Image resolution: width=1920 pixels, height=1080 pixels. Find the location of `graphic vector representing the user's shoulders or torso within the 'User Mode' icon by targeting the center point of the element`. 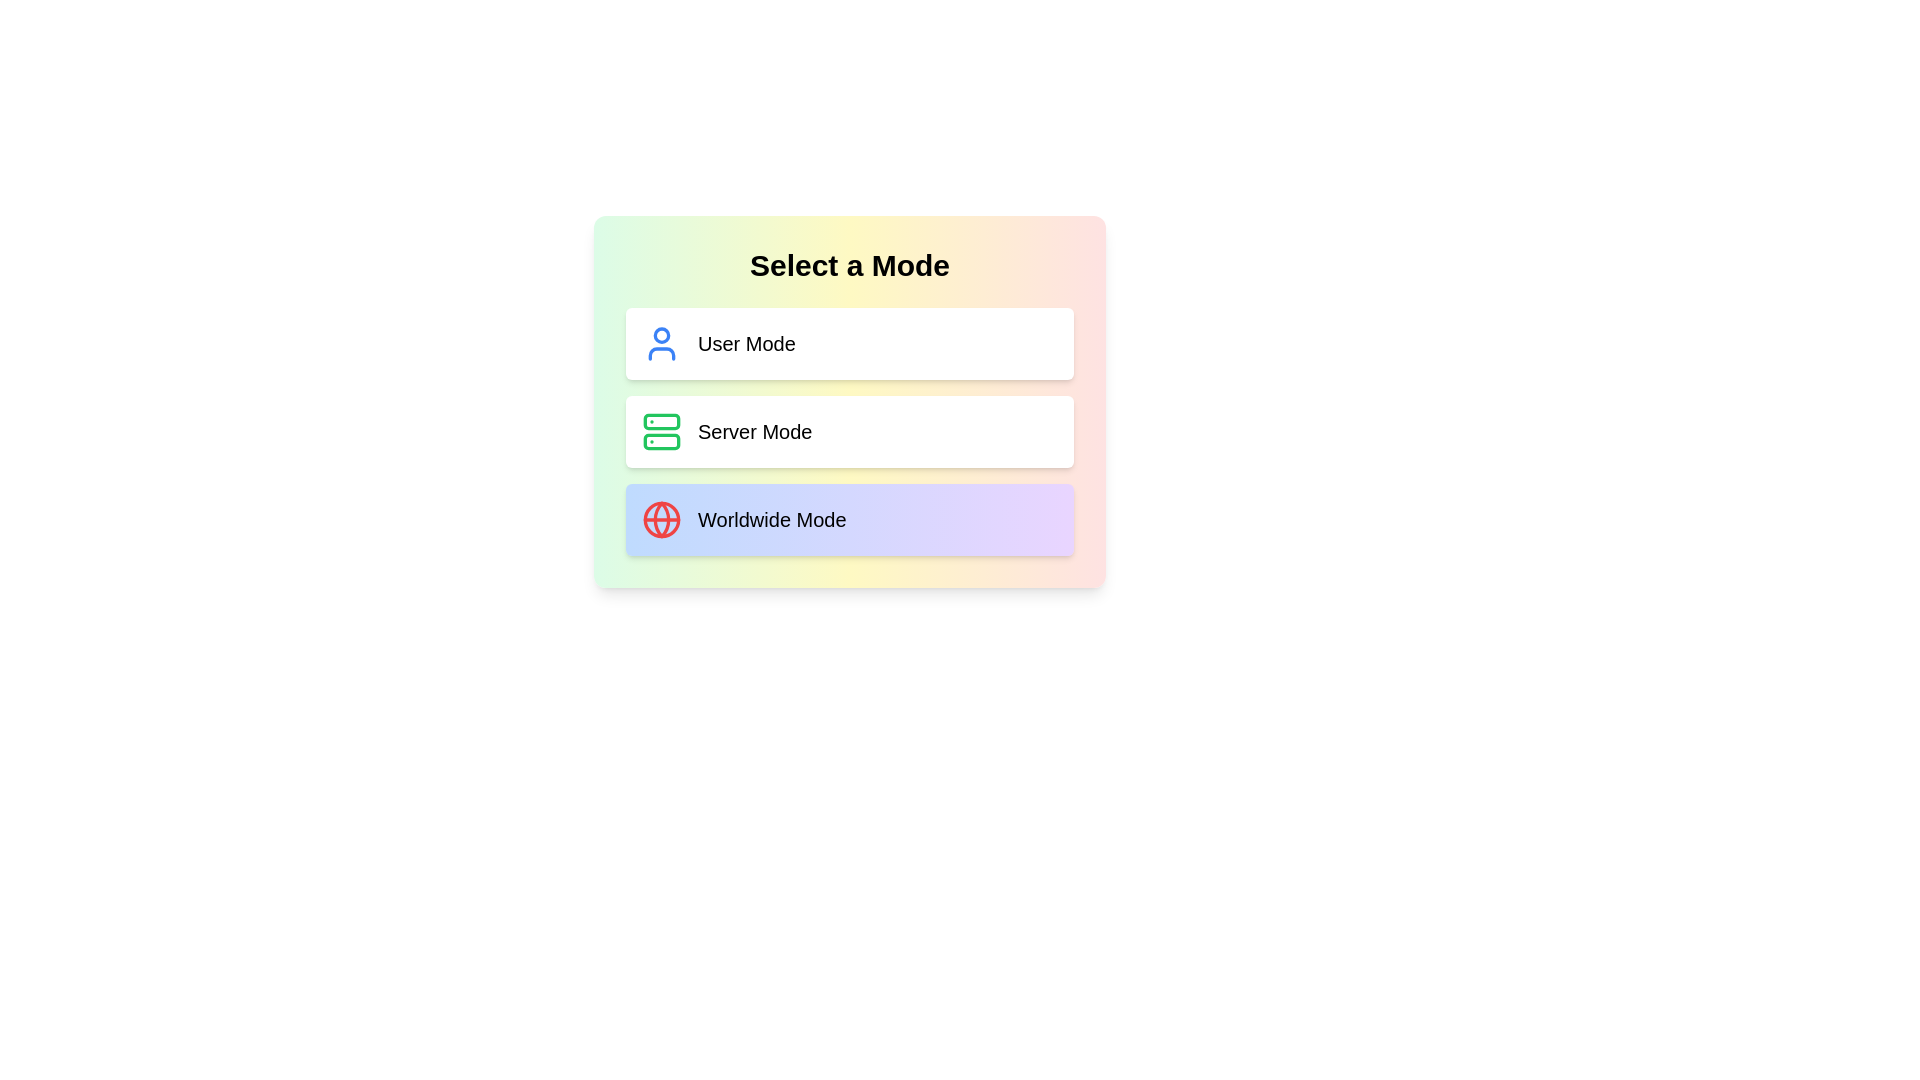

graphic vector representing the user's shoulders or torso within the 'User Mode' icon by targeting the center point of the element is located at coordinates (662, 353).